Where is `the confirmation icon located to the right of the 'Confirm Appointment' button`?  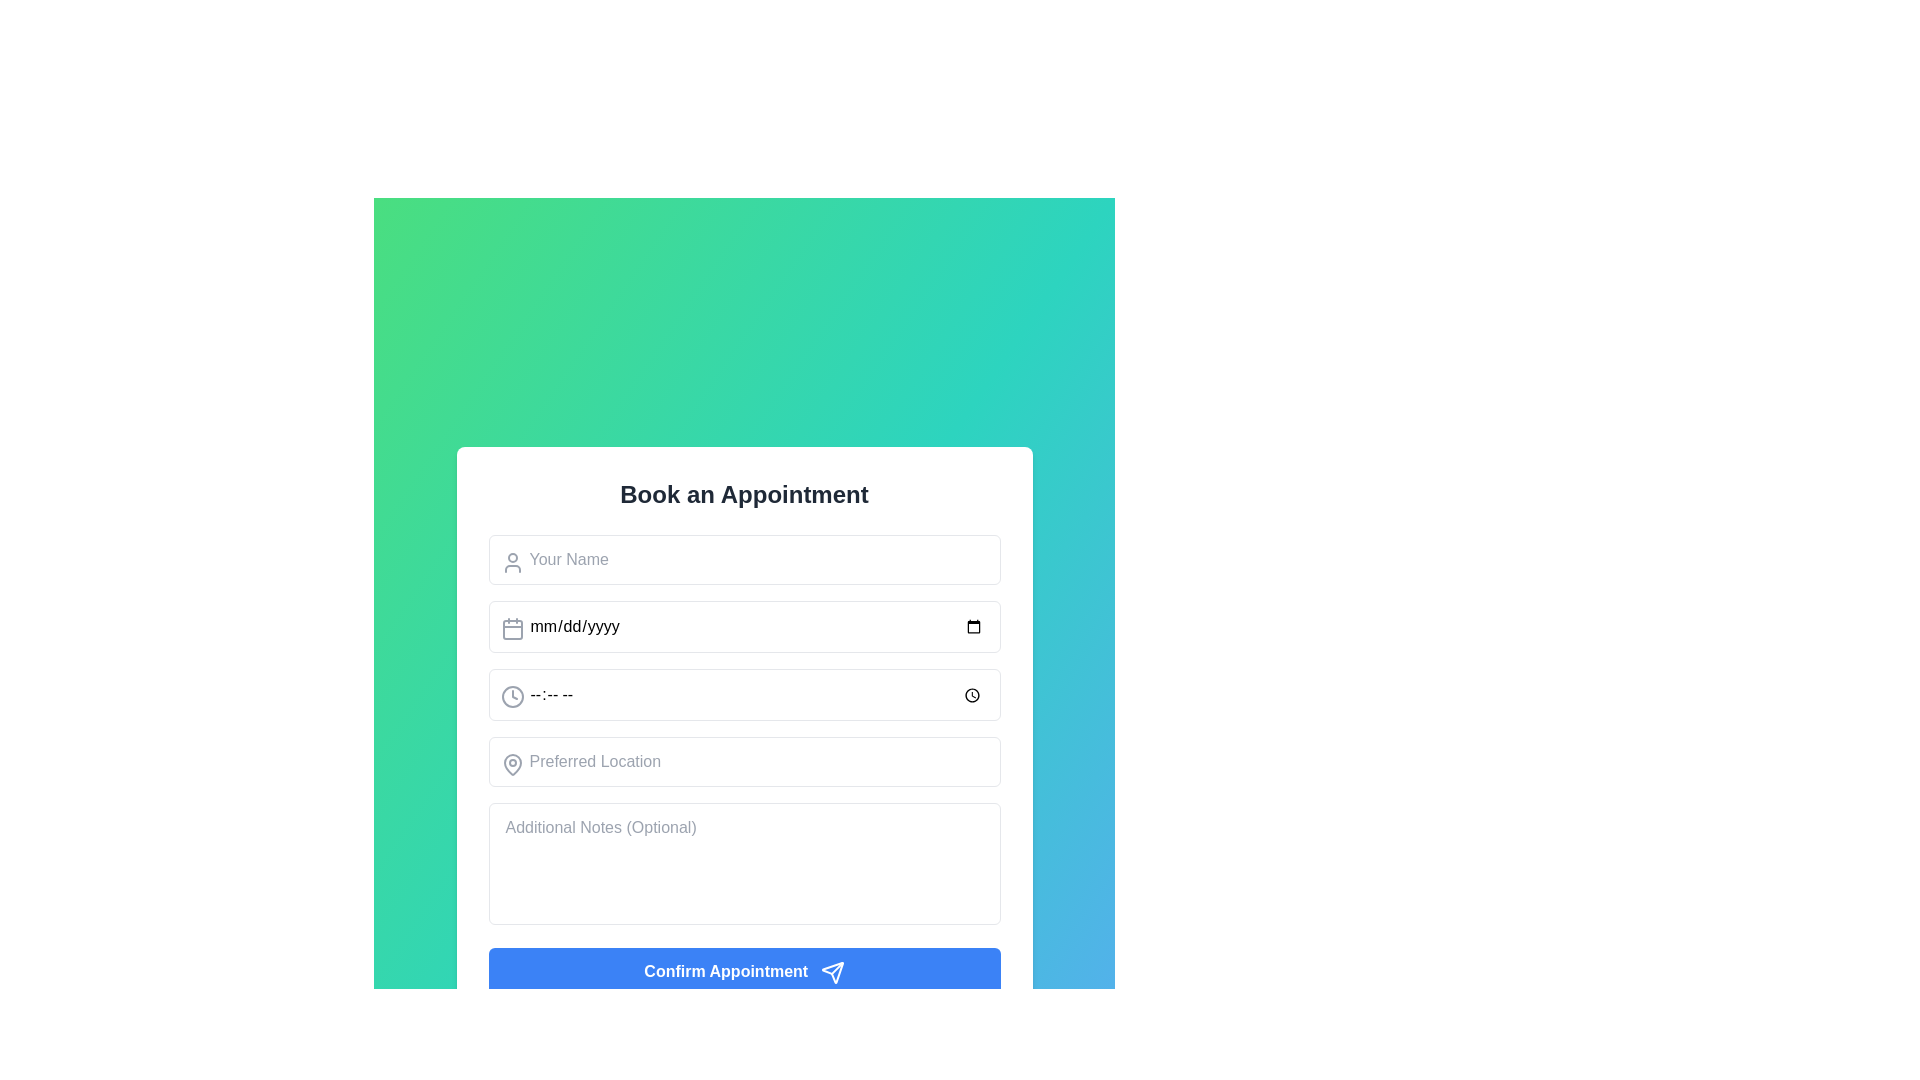 the confirmation icon located to the right of the 'Confirm Appointment' button is located at coordinates (832, 971).